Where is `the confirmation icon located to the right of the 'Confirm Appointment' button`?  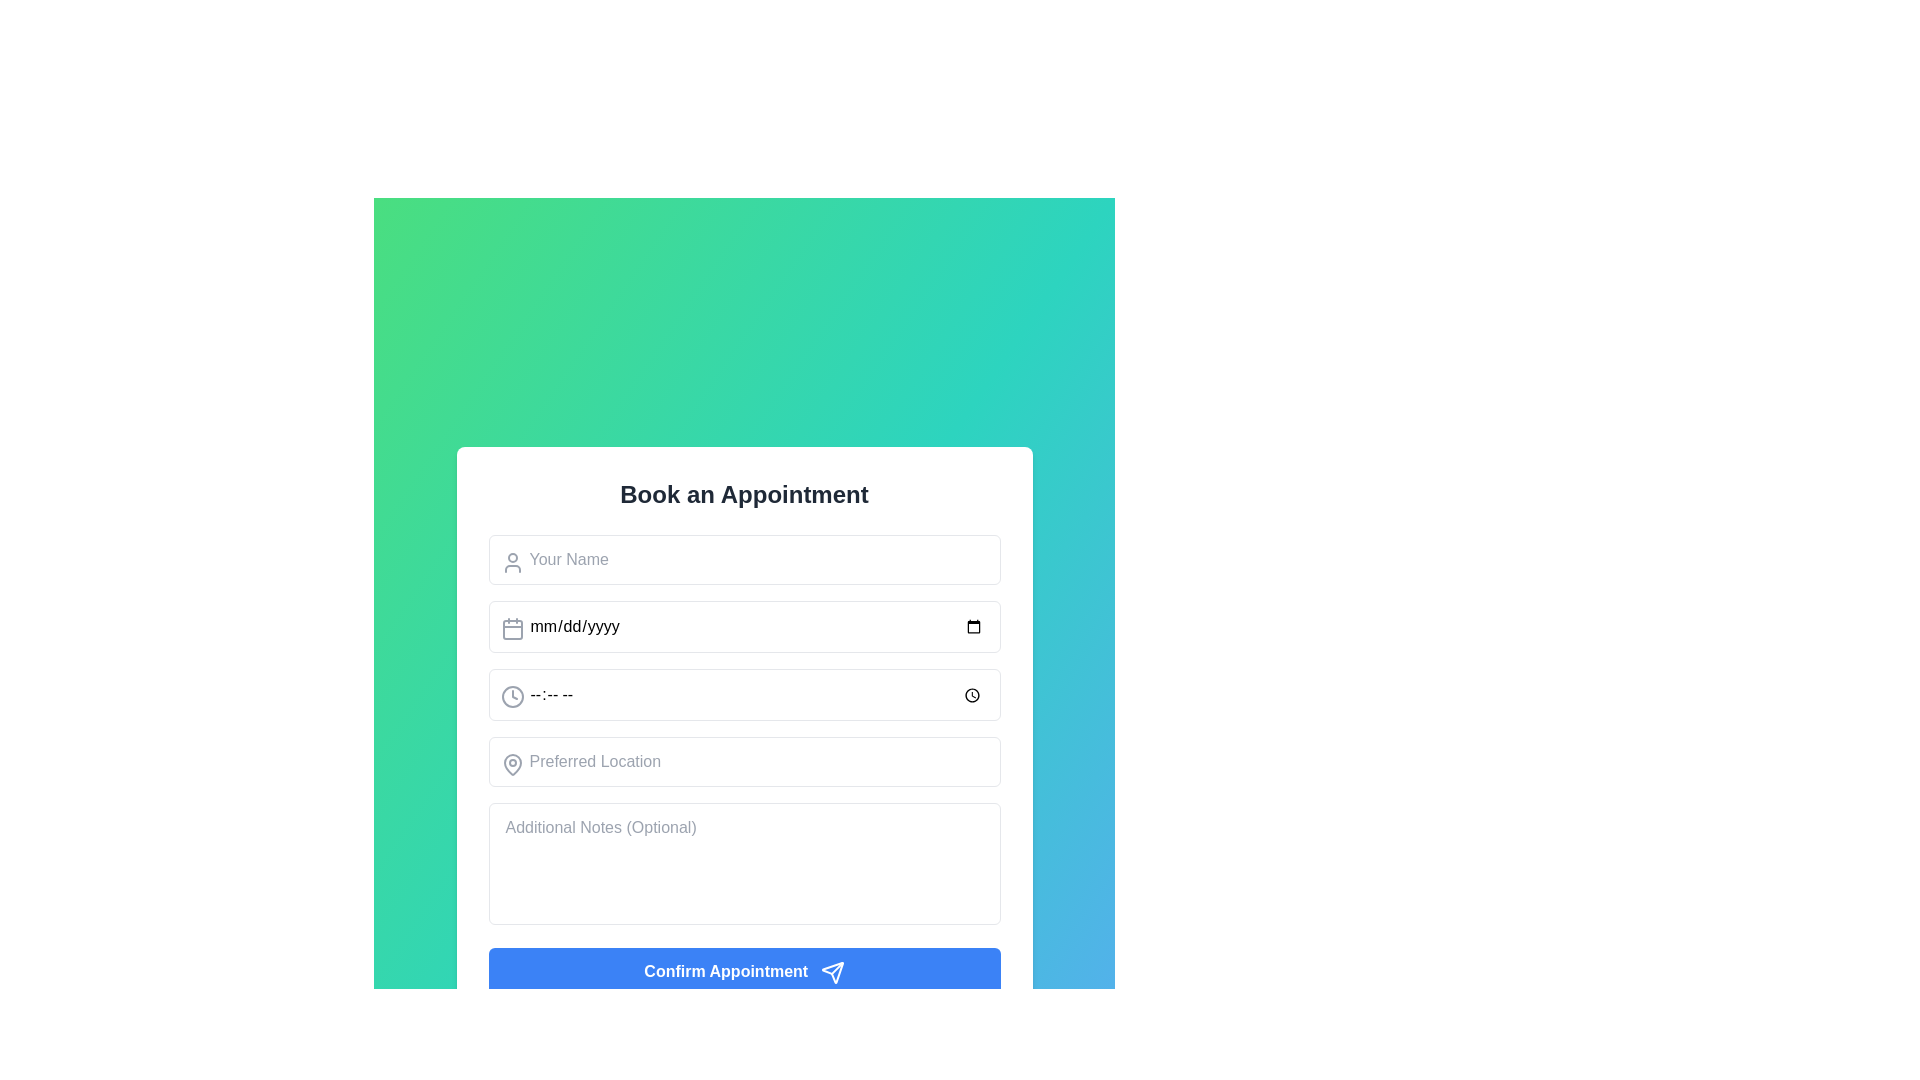 the confirmation icon located to the right of the 'Confirm Appointment' button is located at coordinates (832, 971).